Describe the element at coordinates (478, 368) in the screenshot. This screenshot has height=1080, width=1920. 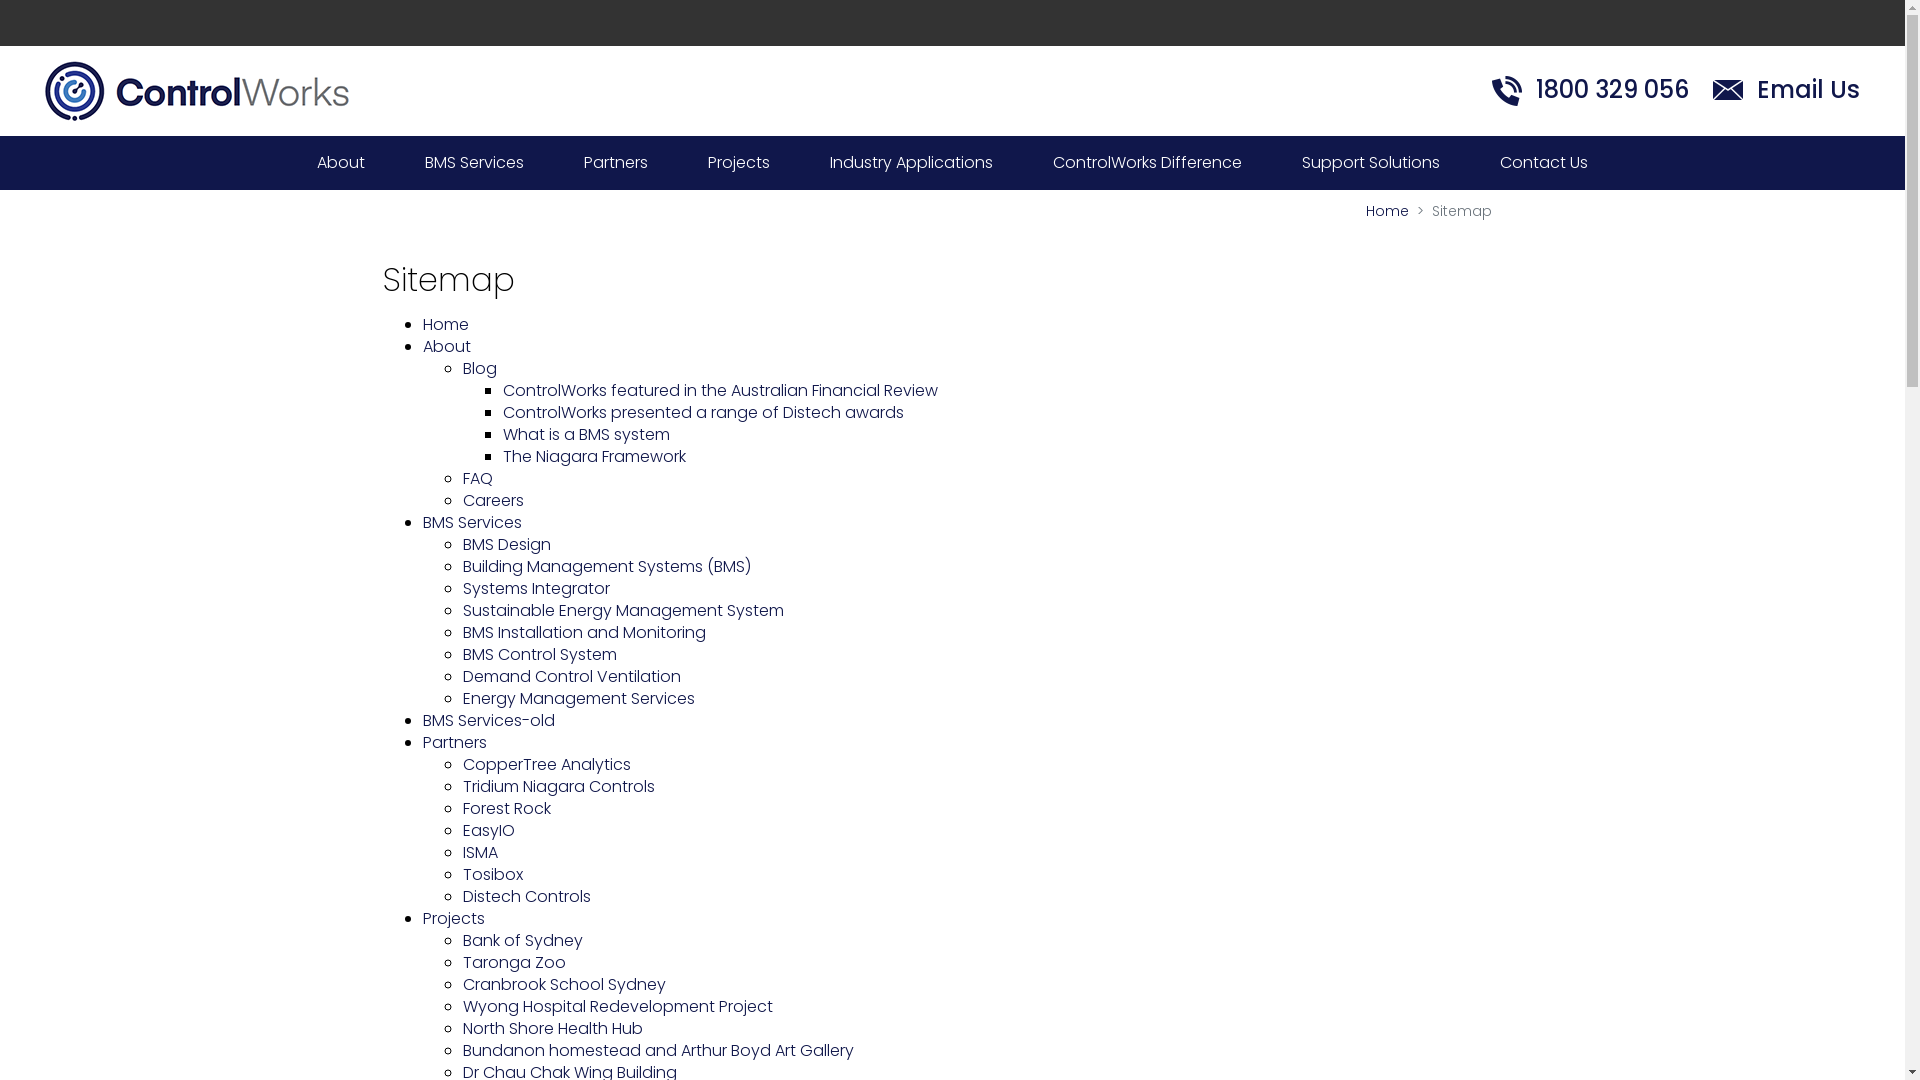
I see `'Blog'` at that location.